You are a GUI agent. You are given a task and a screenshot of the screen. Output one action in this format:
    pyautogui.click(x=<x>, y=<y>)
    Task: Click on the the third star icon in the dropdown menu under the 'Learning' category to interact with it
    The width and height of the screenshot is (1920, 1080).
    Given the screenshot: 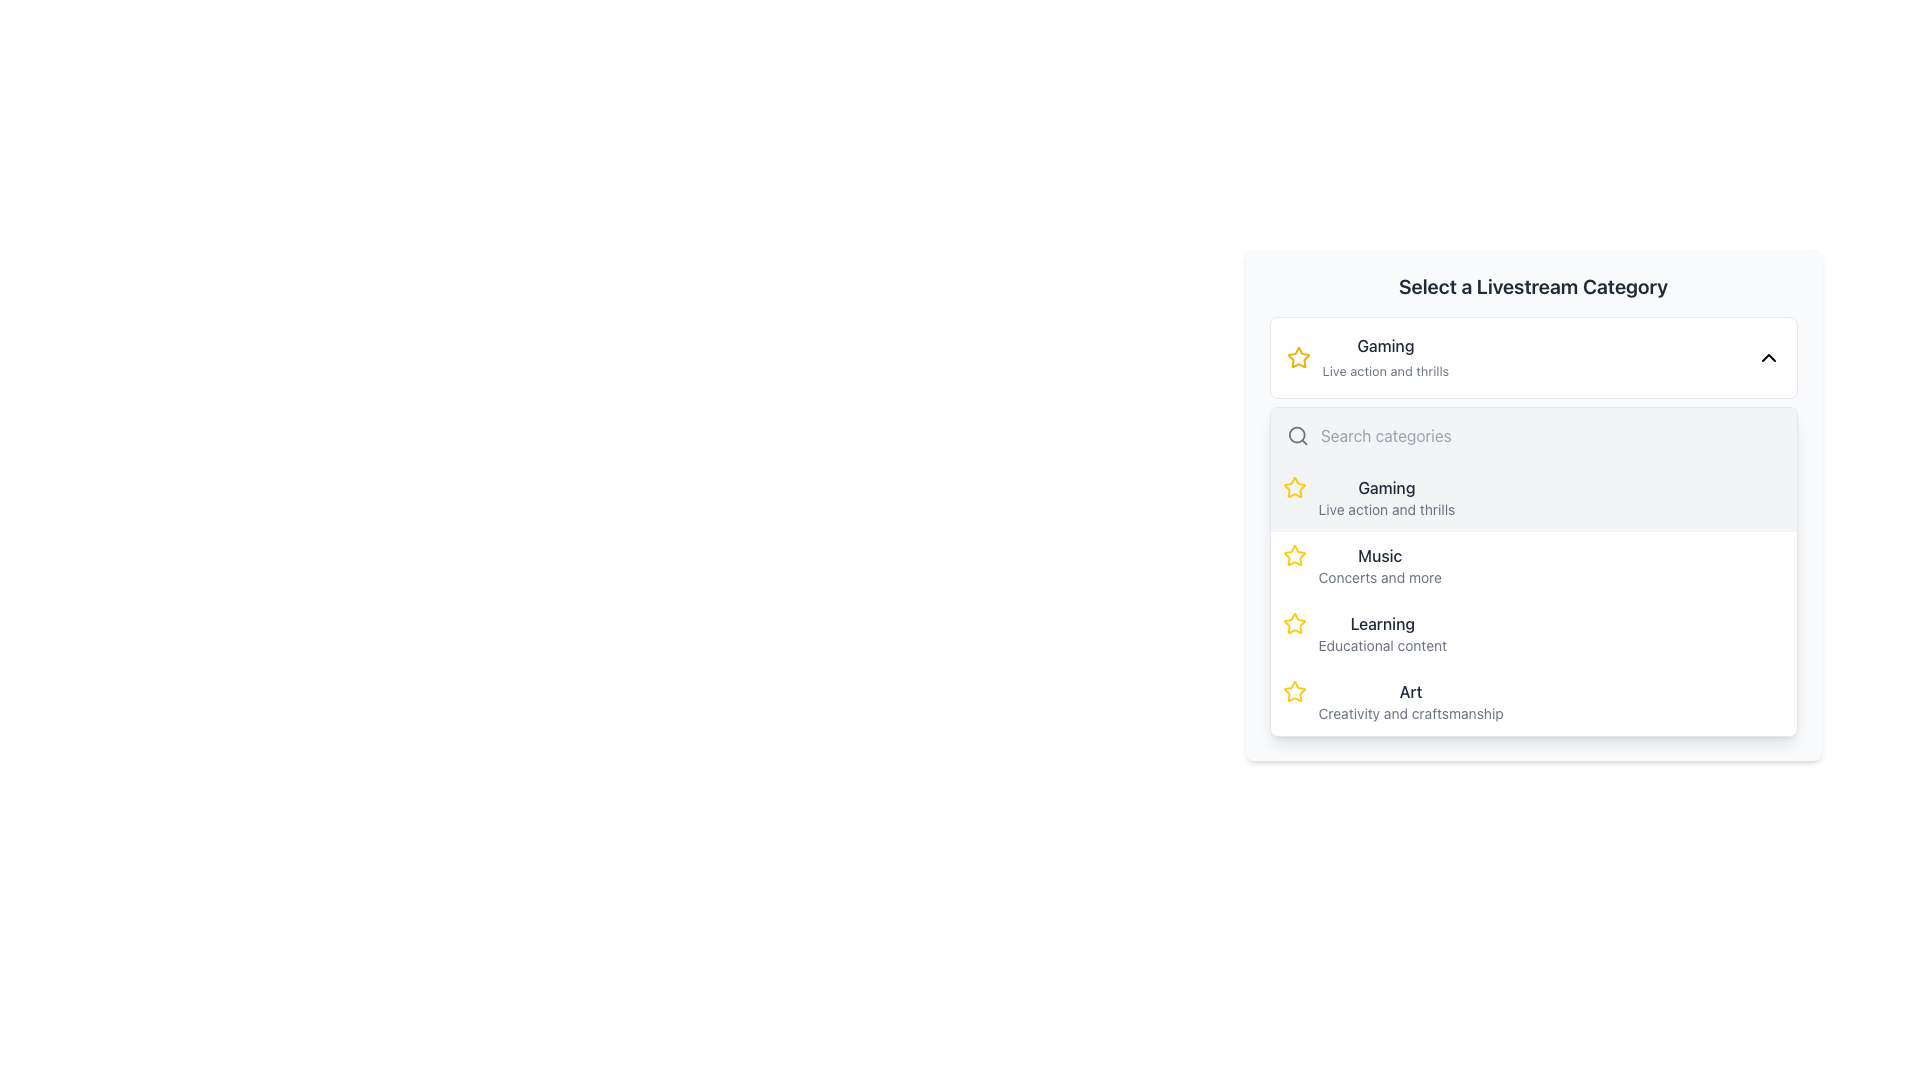 What is the action you would take?
    pyautogui.click(x=1294, y=622)
    